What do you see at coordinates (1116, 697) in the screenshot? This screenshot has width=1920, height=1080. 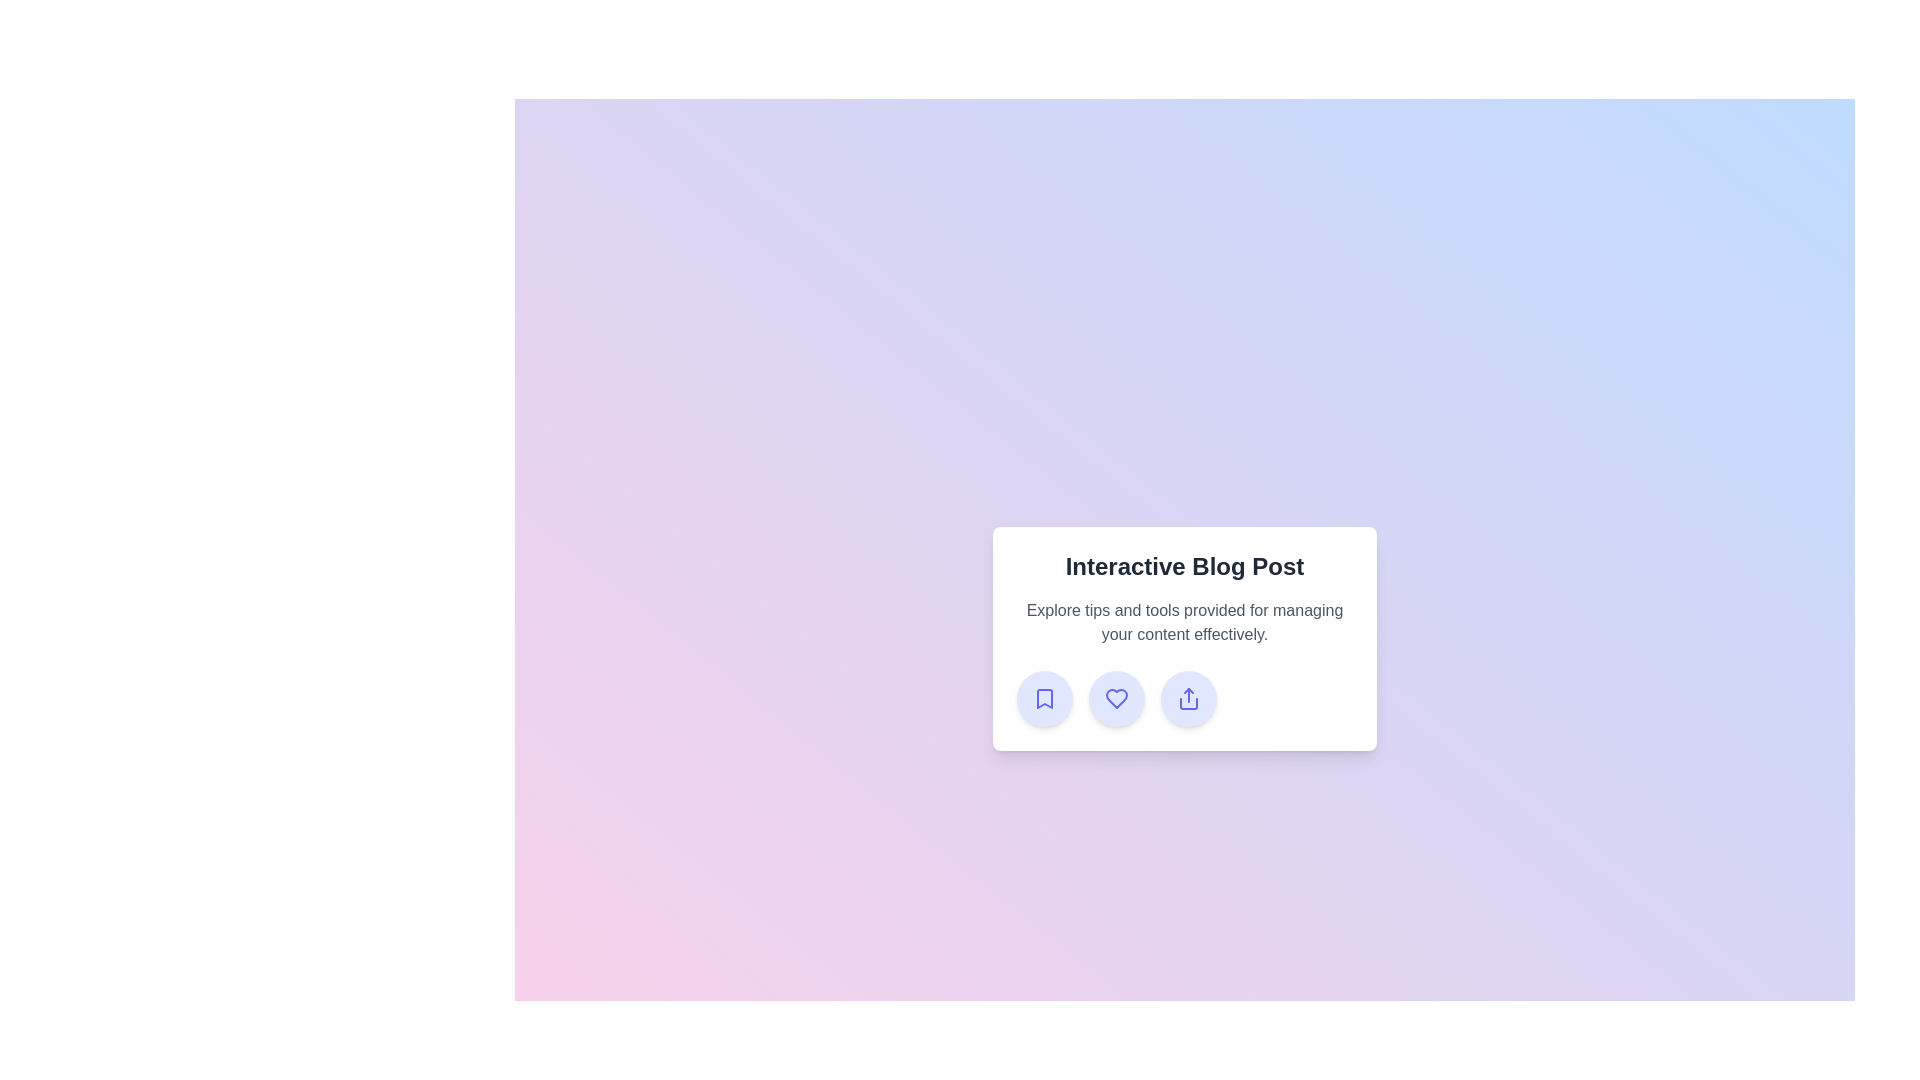 I see `the second circular button with a heart icon located beneath the 'Interactive Blog Post' title` at bounding box center [1116, 697].